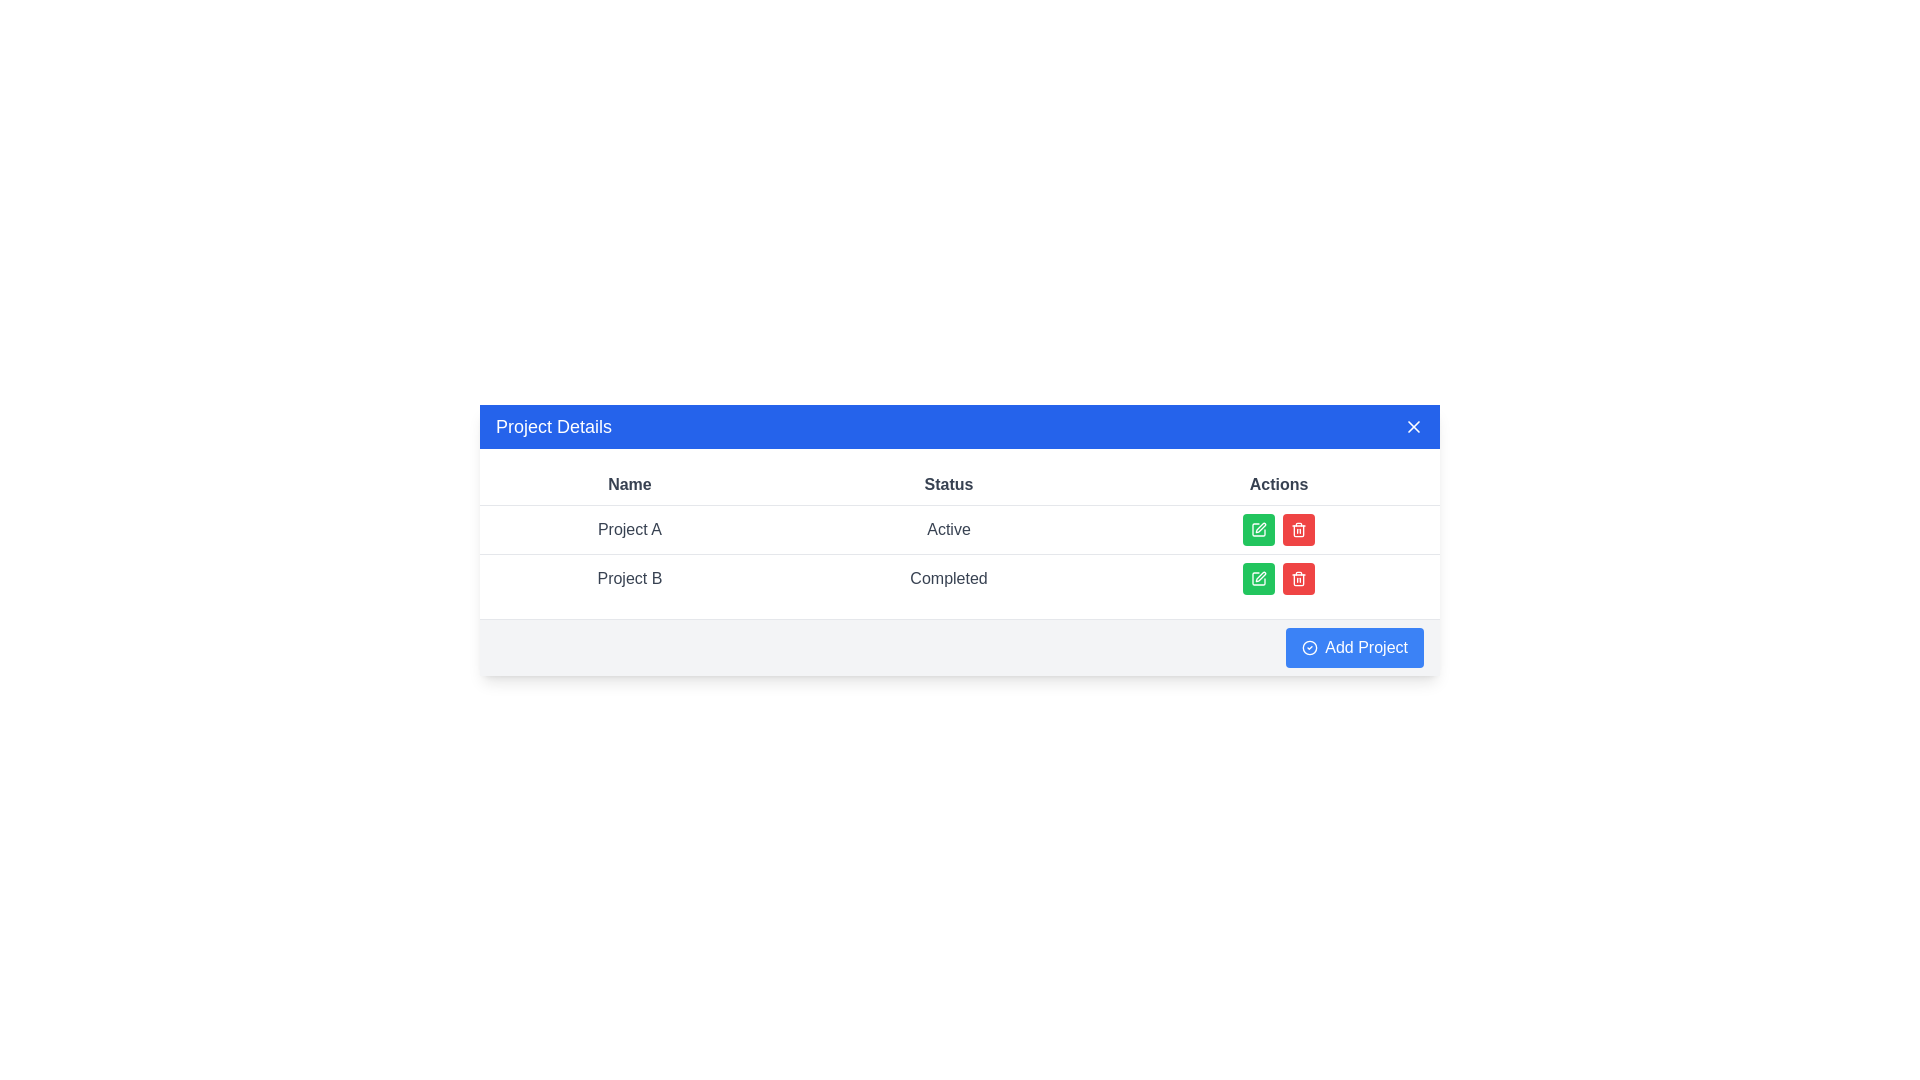 This screenshot has height=1080, width=1920. What do you see at coordinates (1299, 528) in the screenshot?
I see `the Delete button with a red background and a white trash can icon, located in the Actions column of the second row, to initiate delete` at bounding box center [1299, 528].